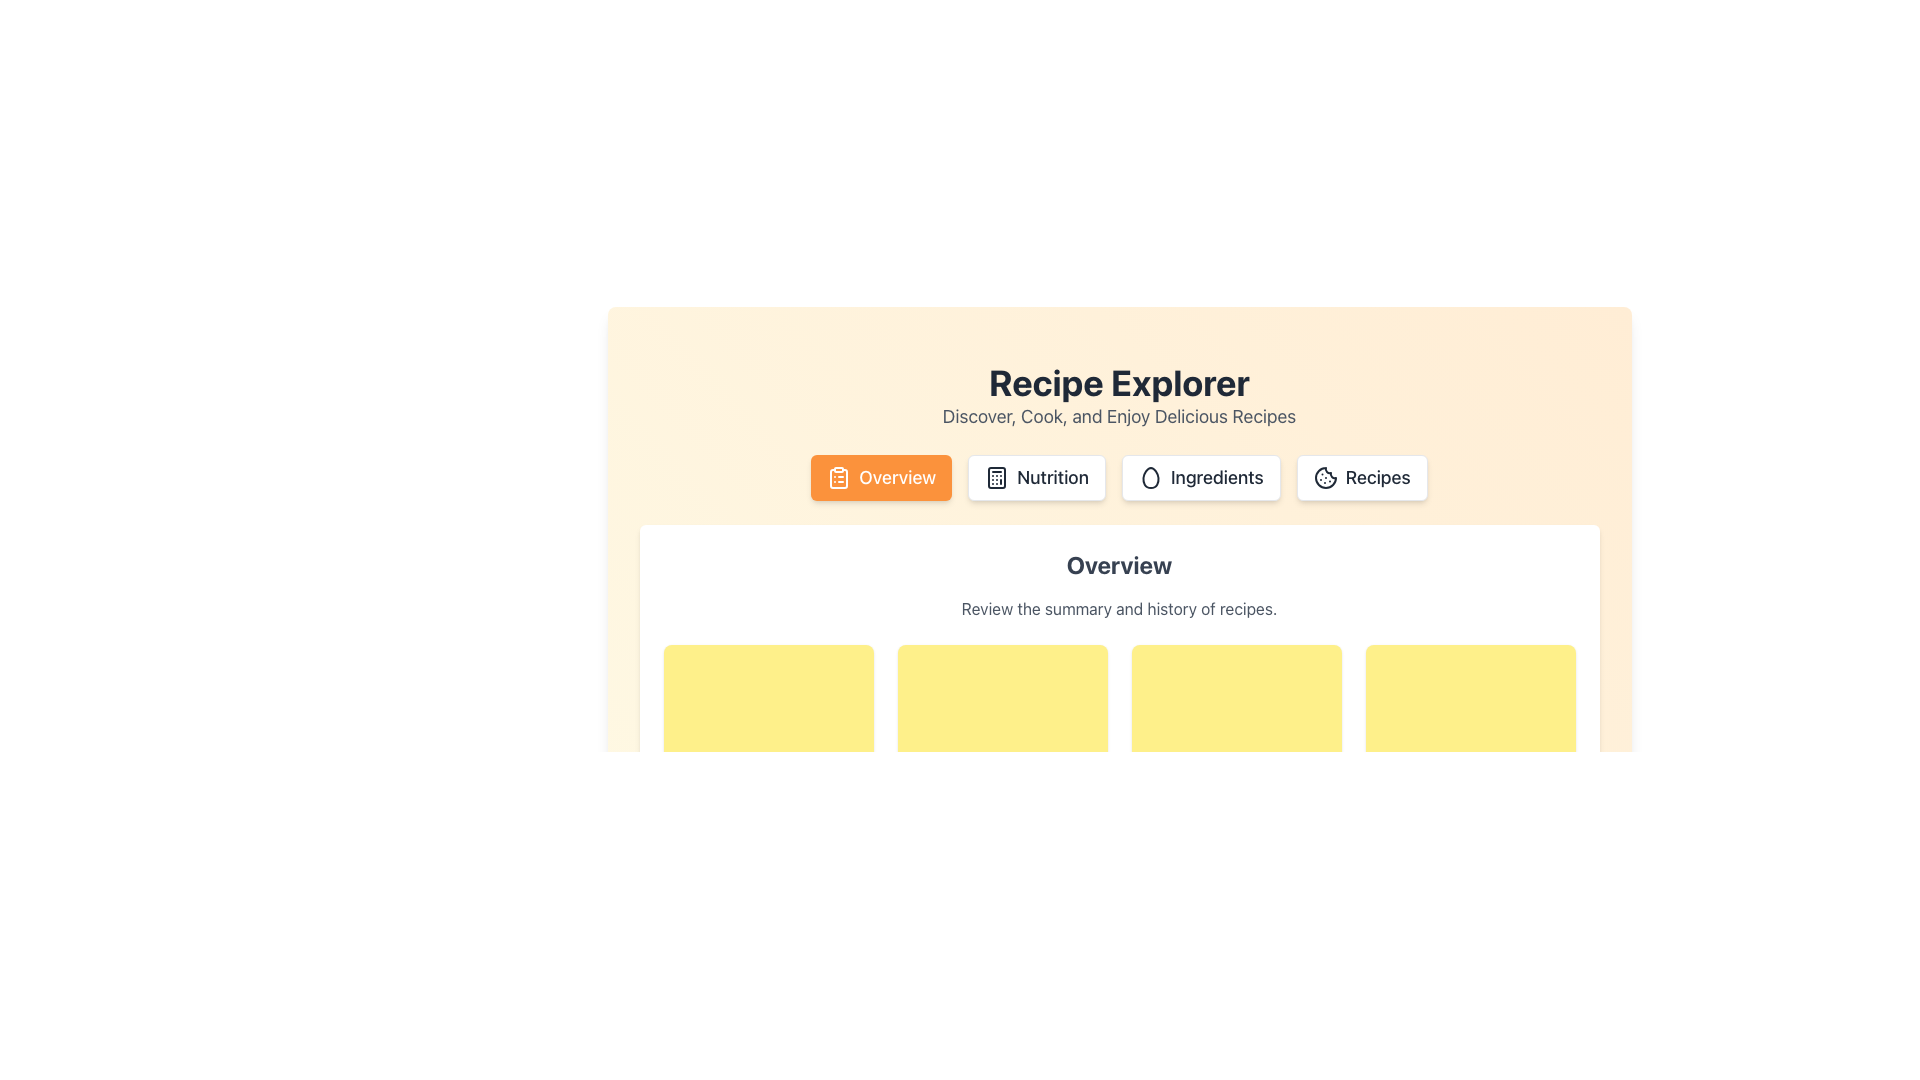 This screenshot has width=1920, height=1080. Describe the element at coordinates (839, 478) in the screenshot. I see `the 'Overview' button which contains the icon representing the concept of 'Overview' located in the header section of the interface` at that location.